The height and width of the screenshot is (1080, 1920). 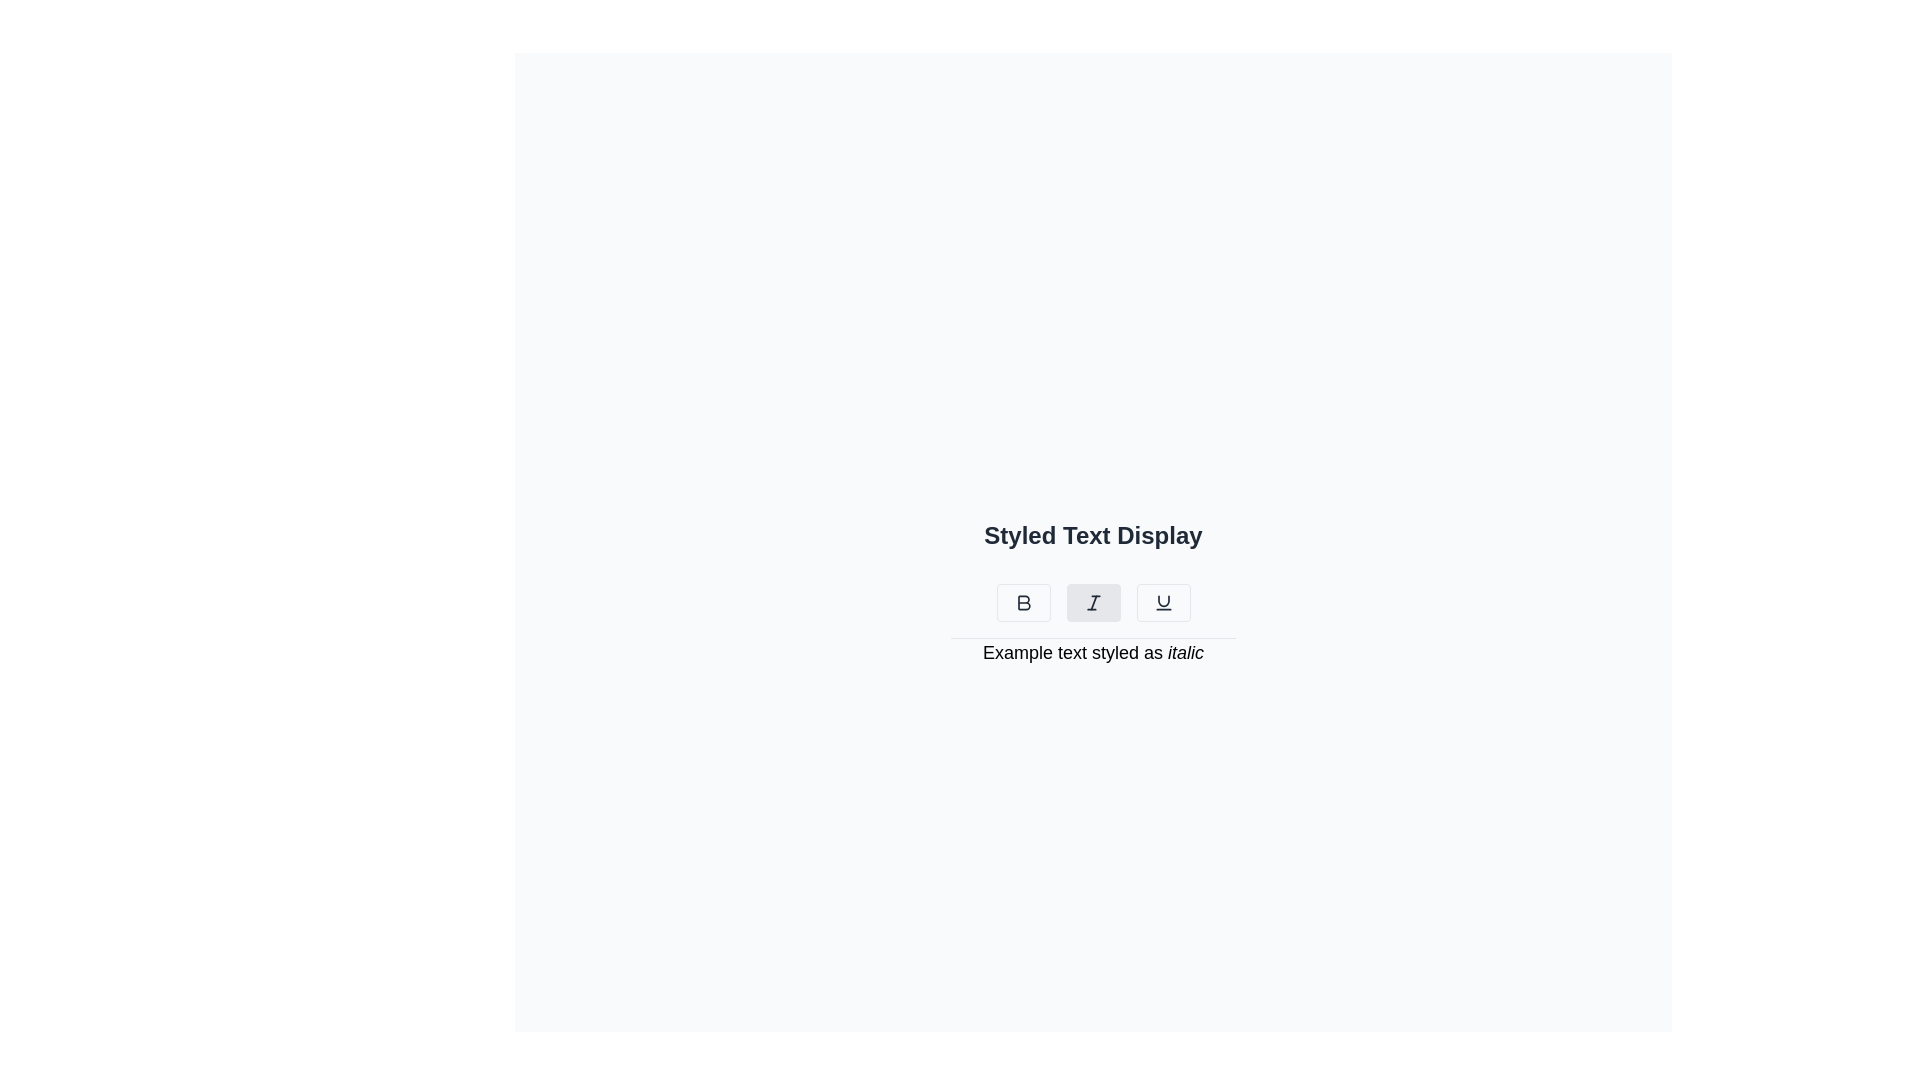 I want to click on the second button in the text formatting toolbar, so click(x=1092, y=601).